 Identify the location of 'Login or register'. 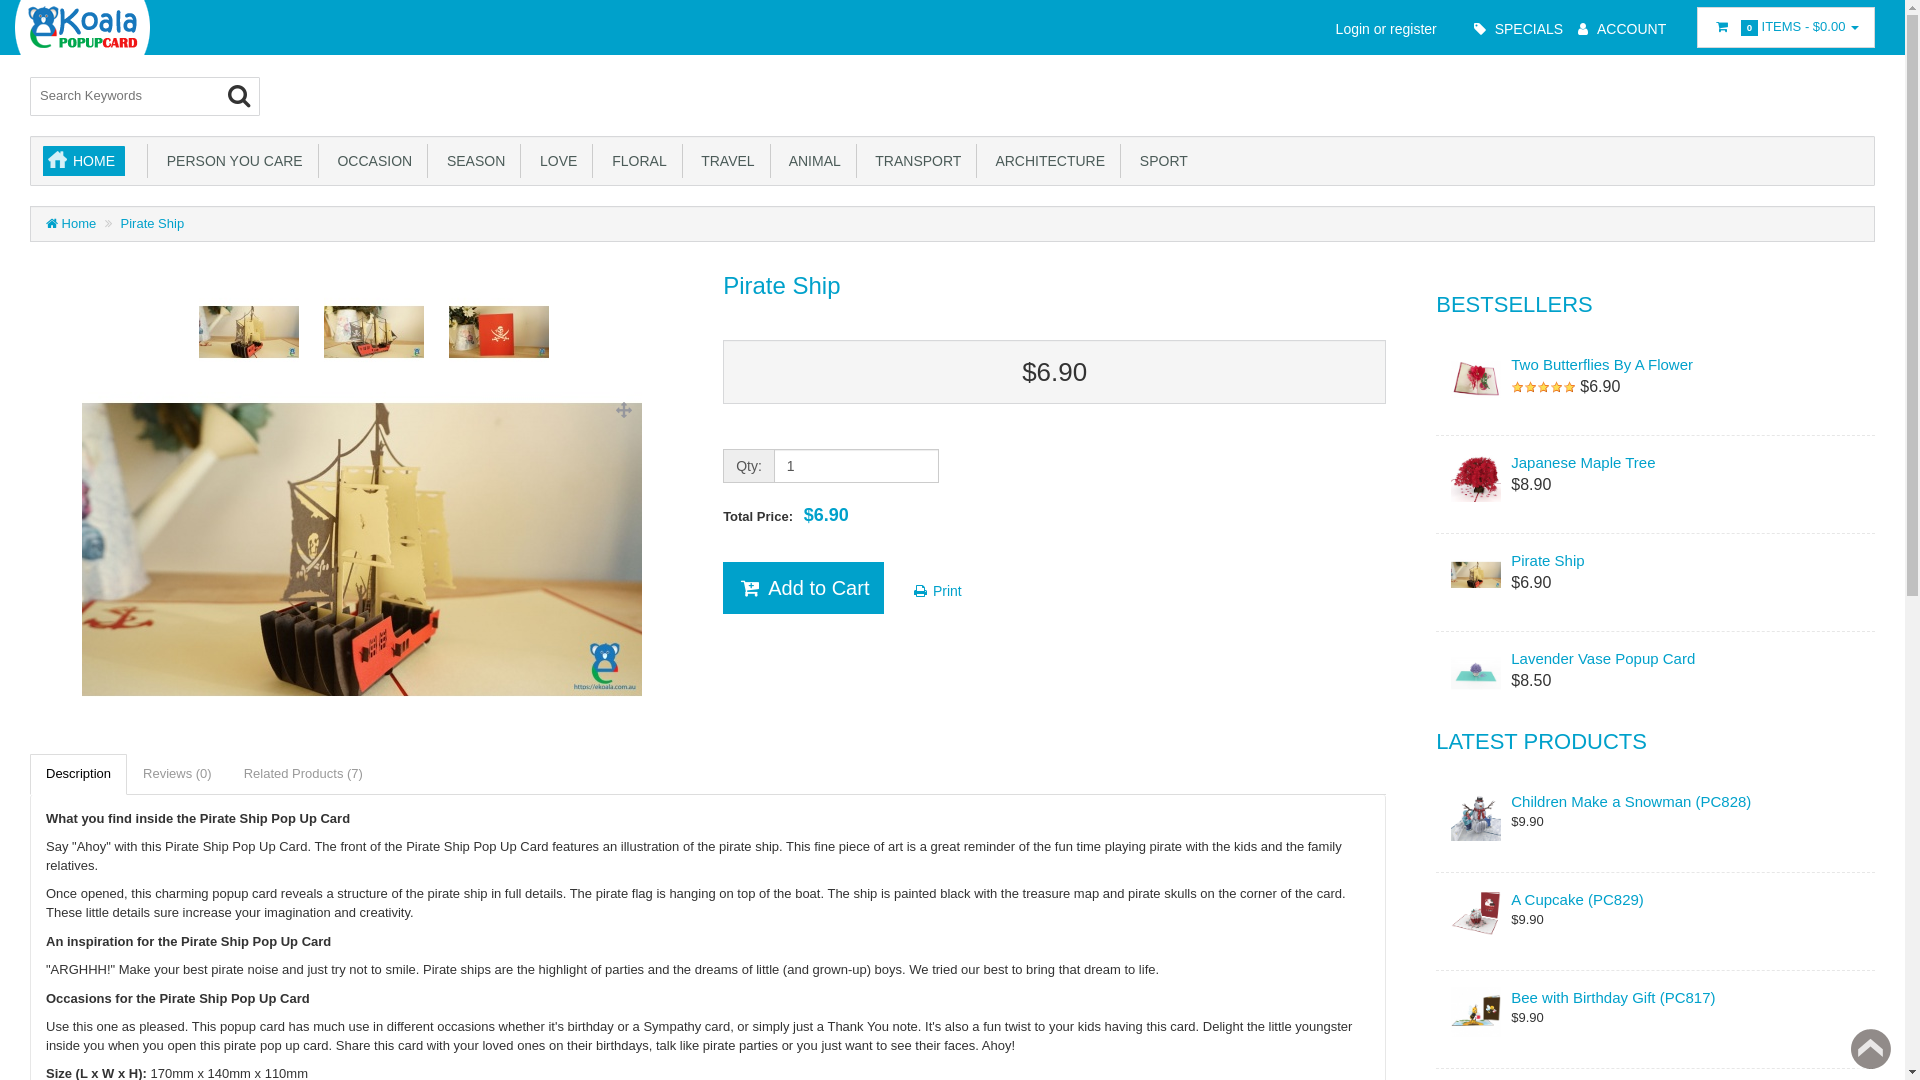
(1380, 29).